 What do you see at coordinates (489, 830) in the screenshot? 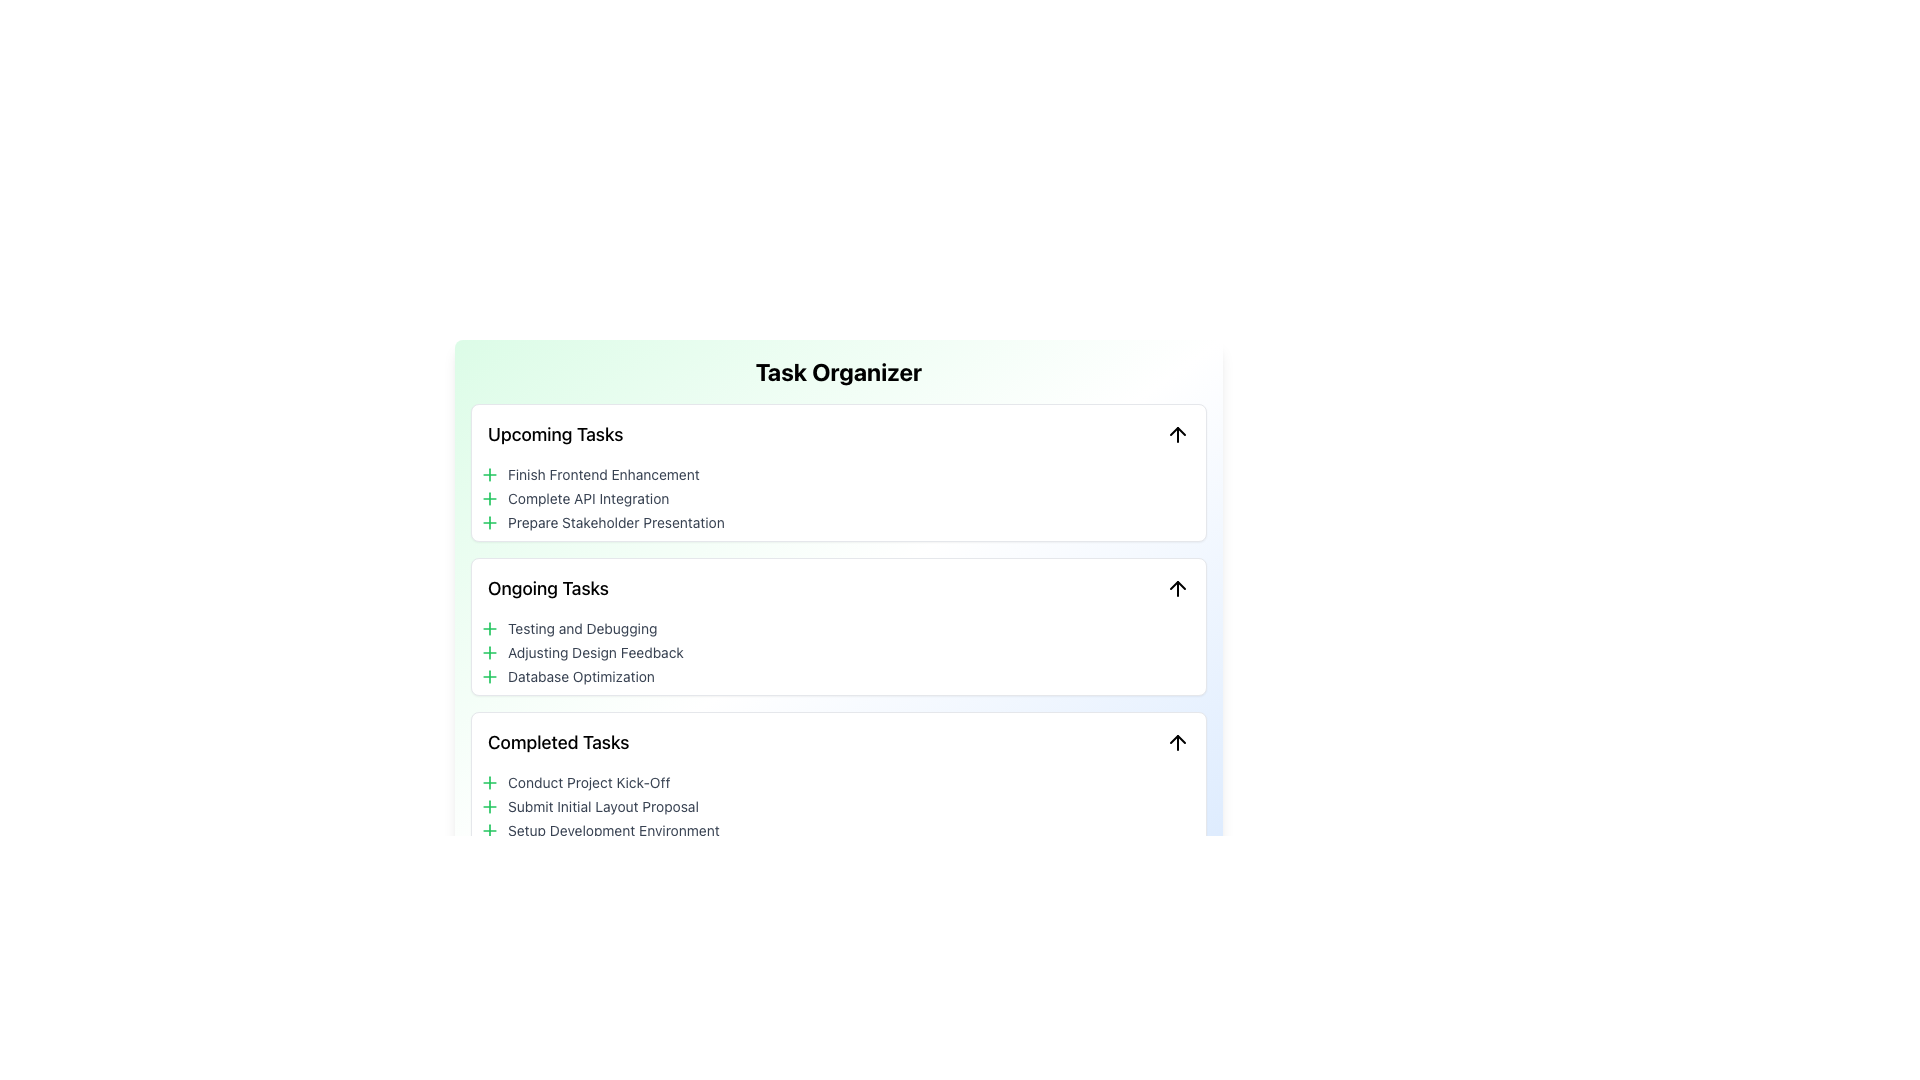
I see `the small green plus sign icon button located to the left of the 'Setup Development Environment' text in the 'Completed Tasks' section` at bounding box center [489, 830].